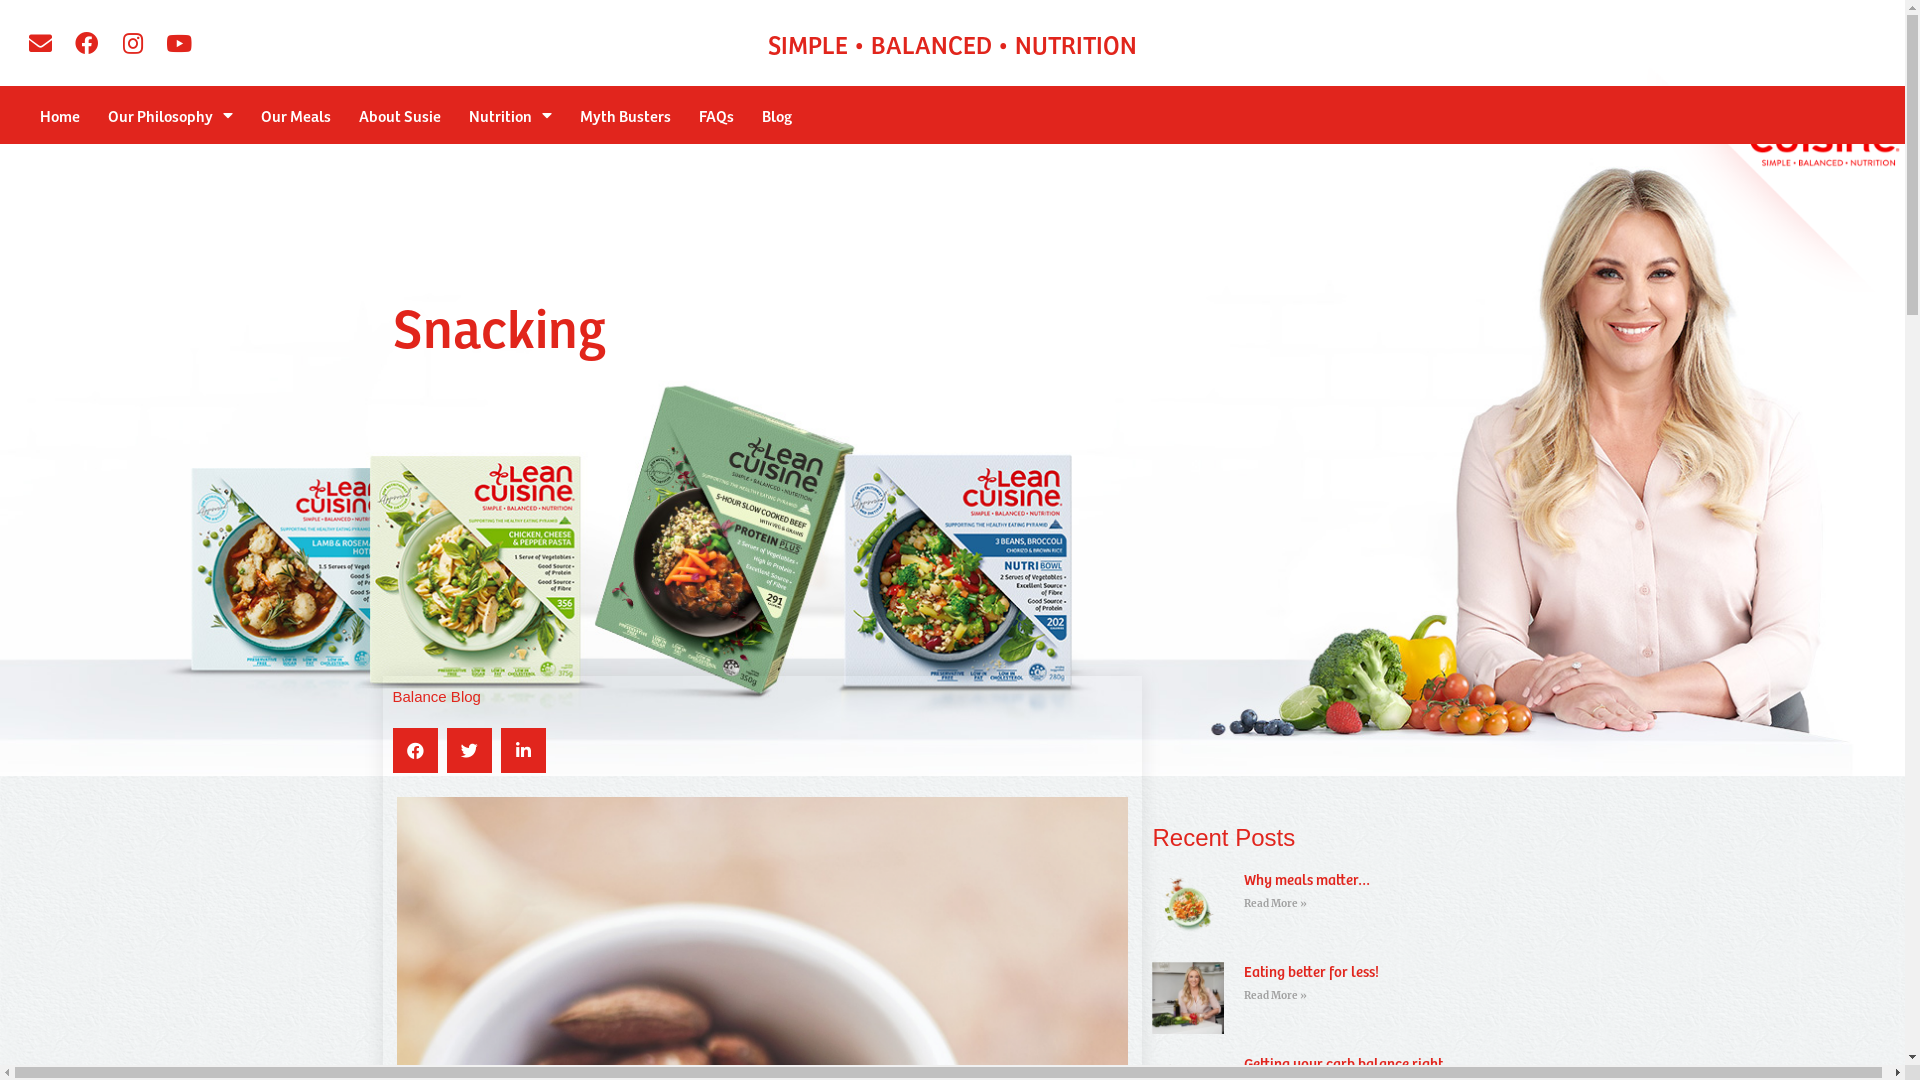 The height and width of the screenshot is (1080, 1920). Describe the element at coordinates (510, 115) in the screenshot. I see `'Nutrition'` at that location.